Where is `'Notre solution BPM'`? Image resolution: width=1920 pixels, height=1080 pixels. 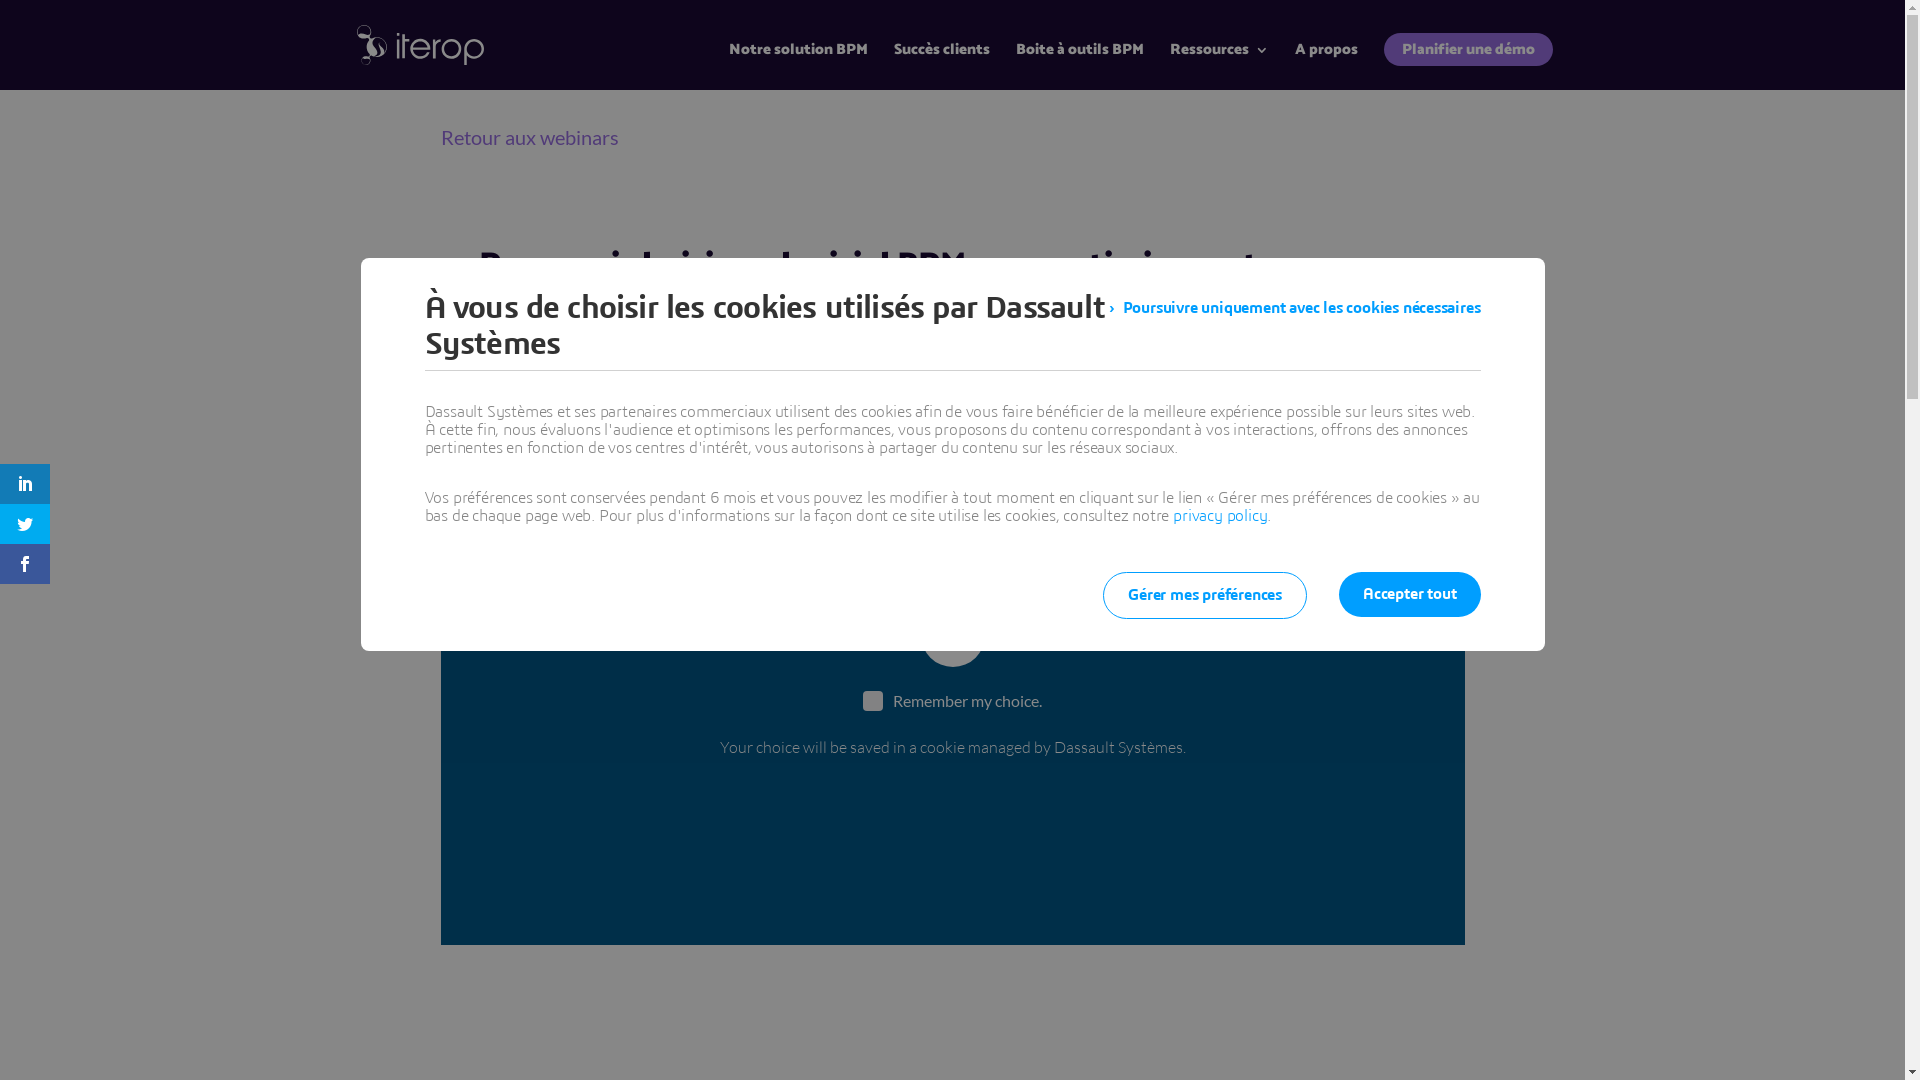 'Notre solution BPM' is located at coordinates (796, 65).